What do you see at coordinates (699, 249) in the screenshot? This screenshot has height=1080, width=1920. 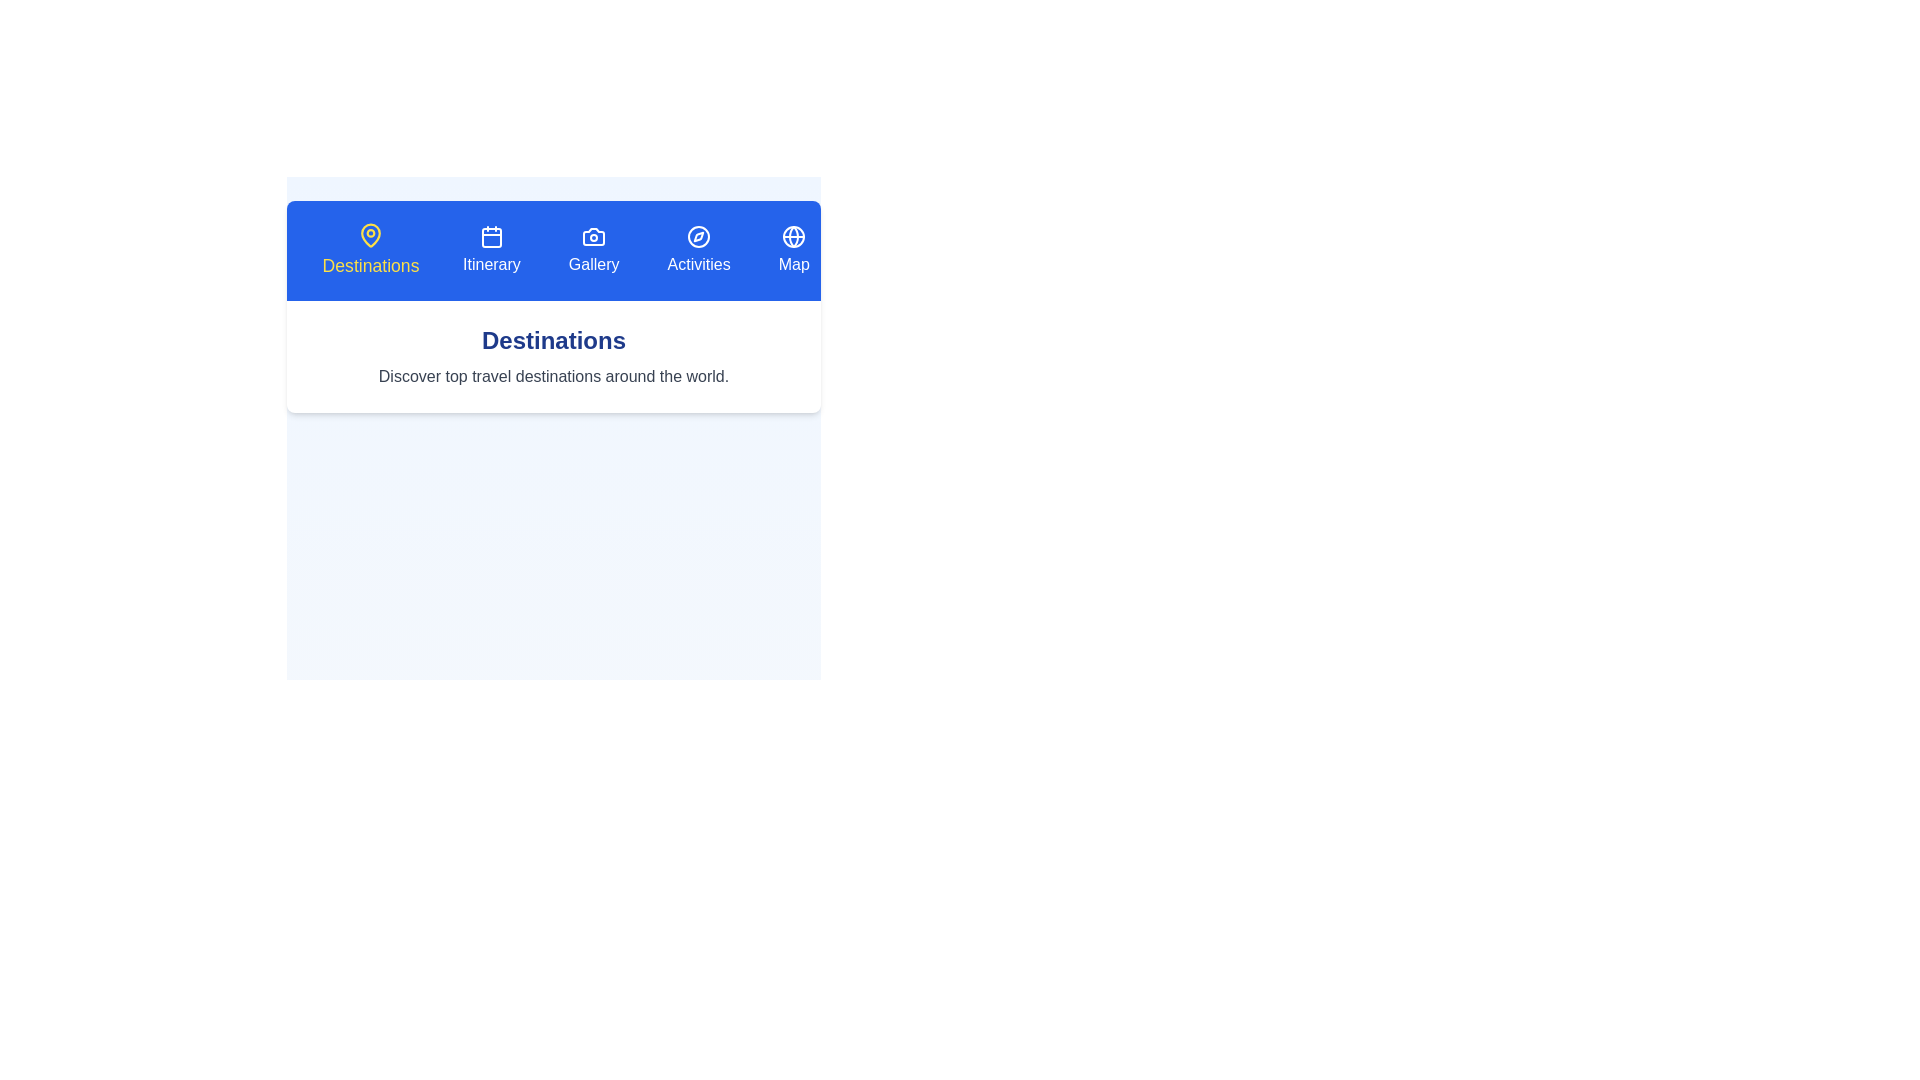 I see `the rectangular blue button labeled 'Activities' with a compass icon above the text` at bounding box center [699, 249].